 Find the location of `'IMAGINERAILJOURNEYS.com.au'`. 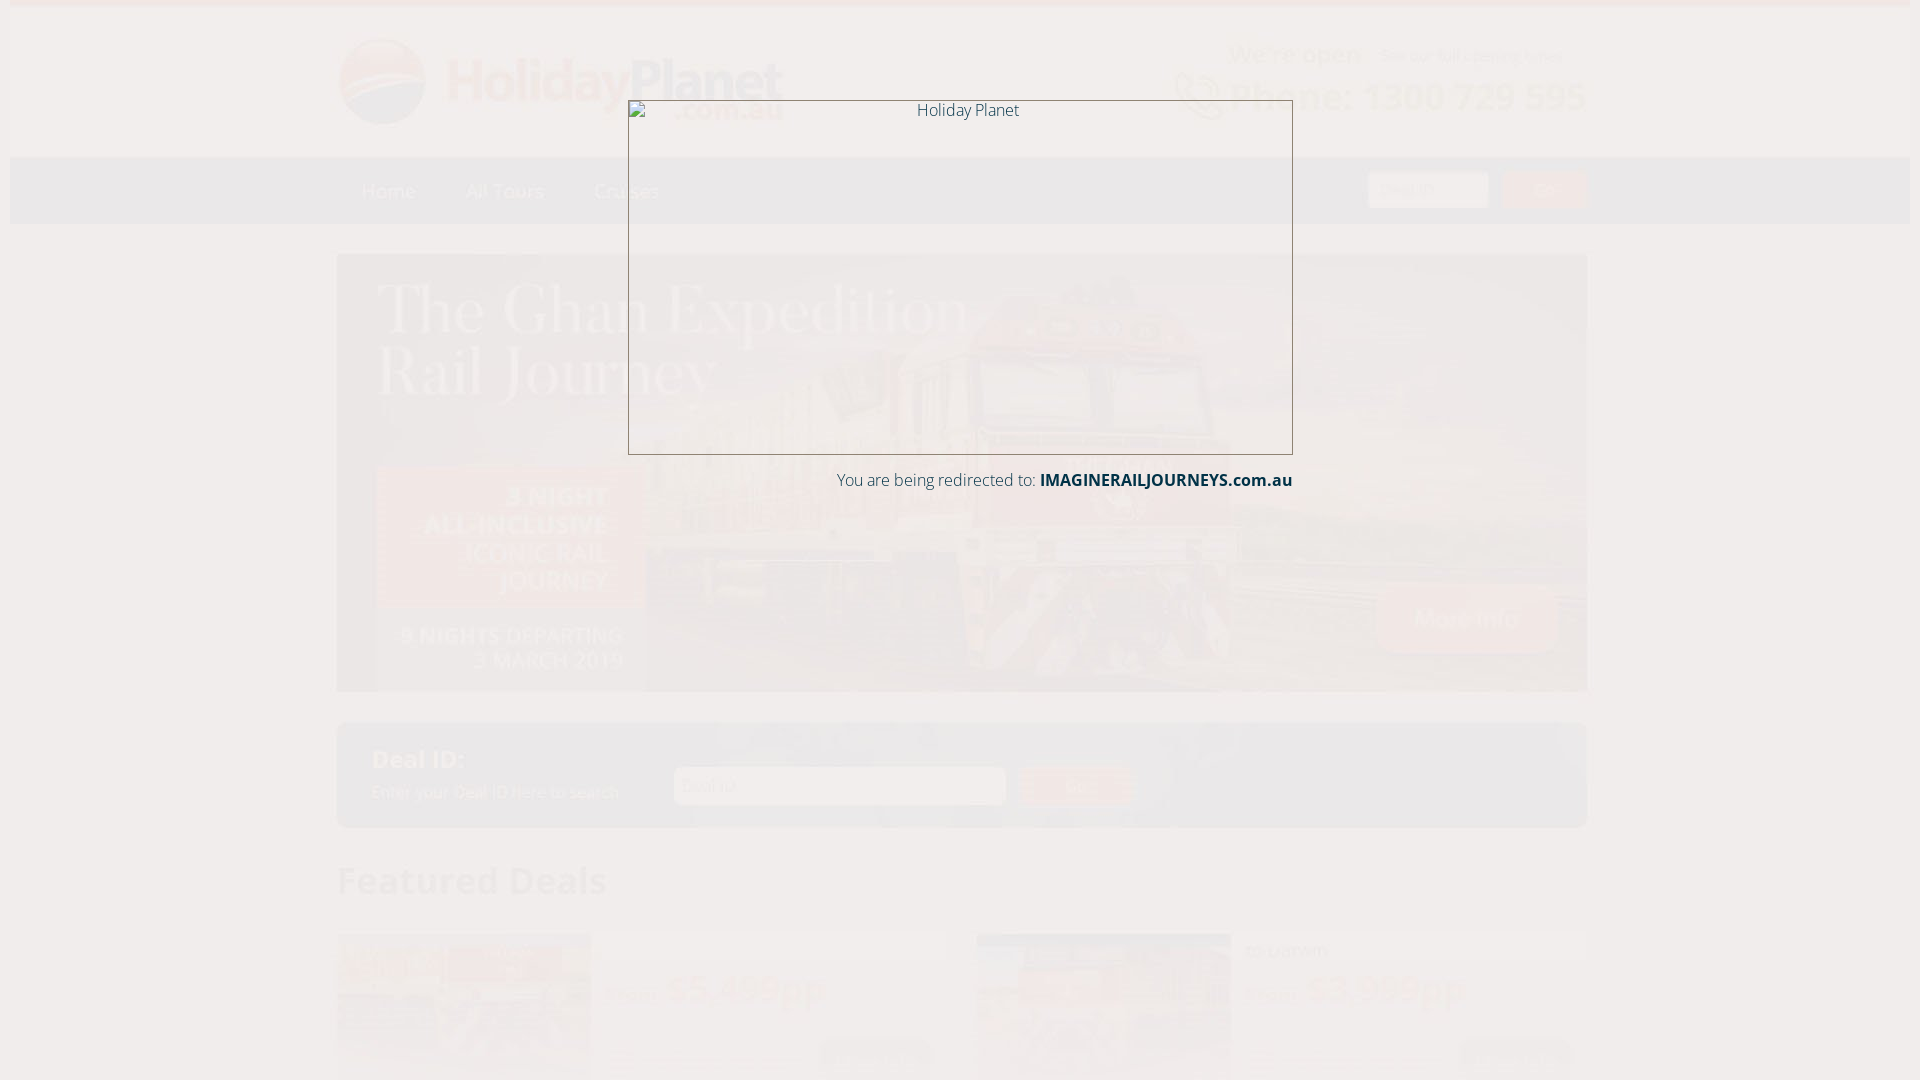

'IMAGINERAILJOURNEYS.com.au' is located at coordinates (1166, 479).